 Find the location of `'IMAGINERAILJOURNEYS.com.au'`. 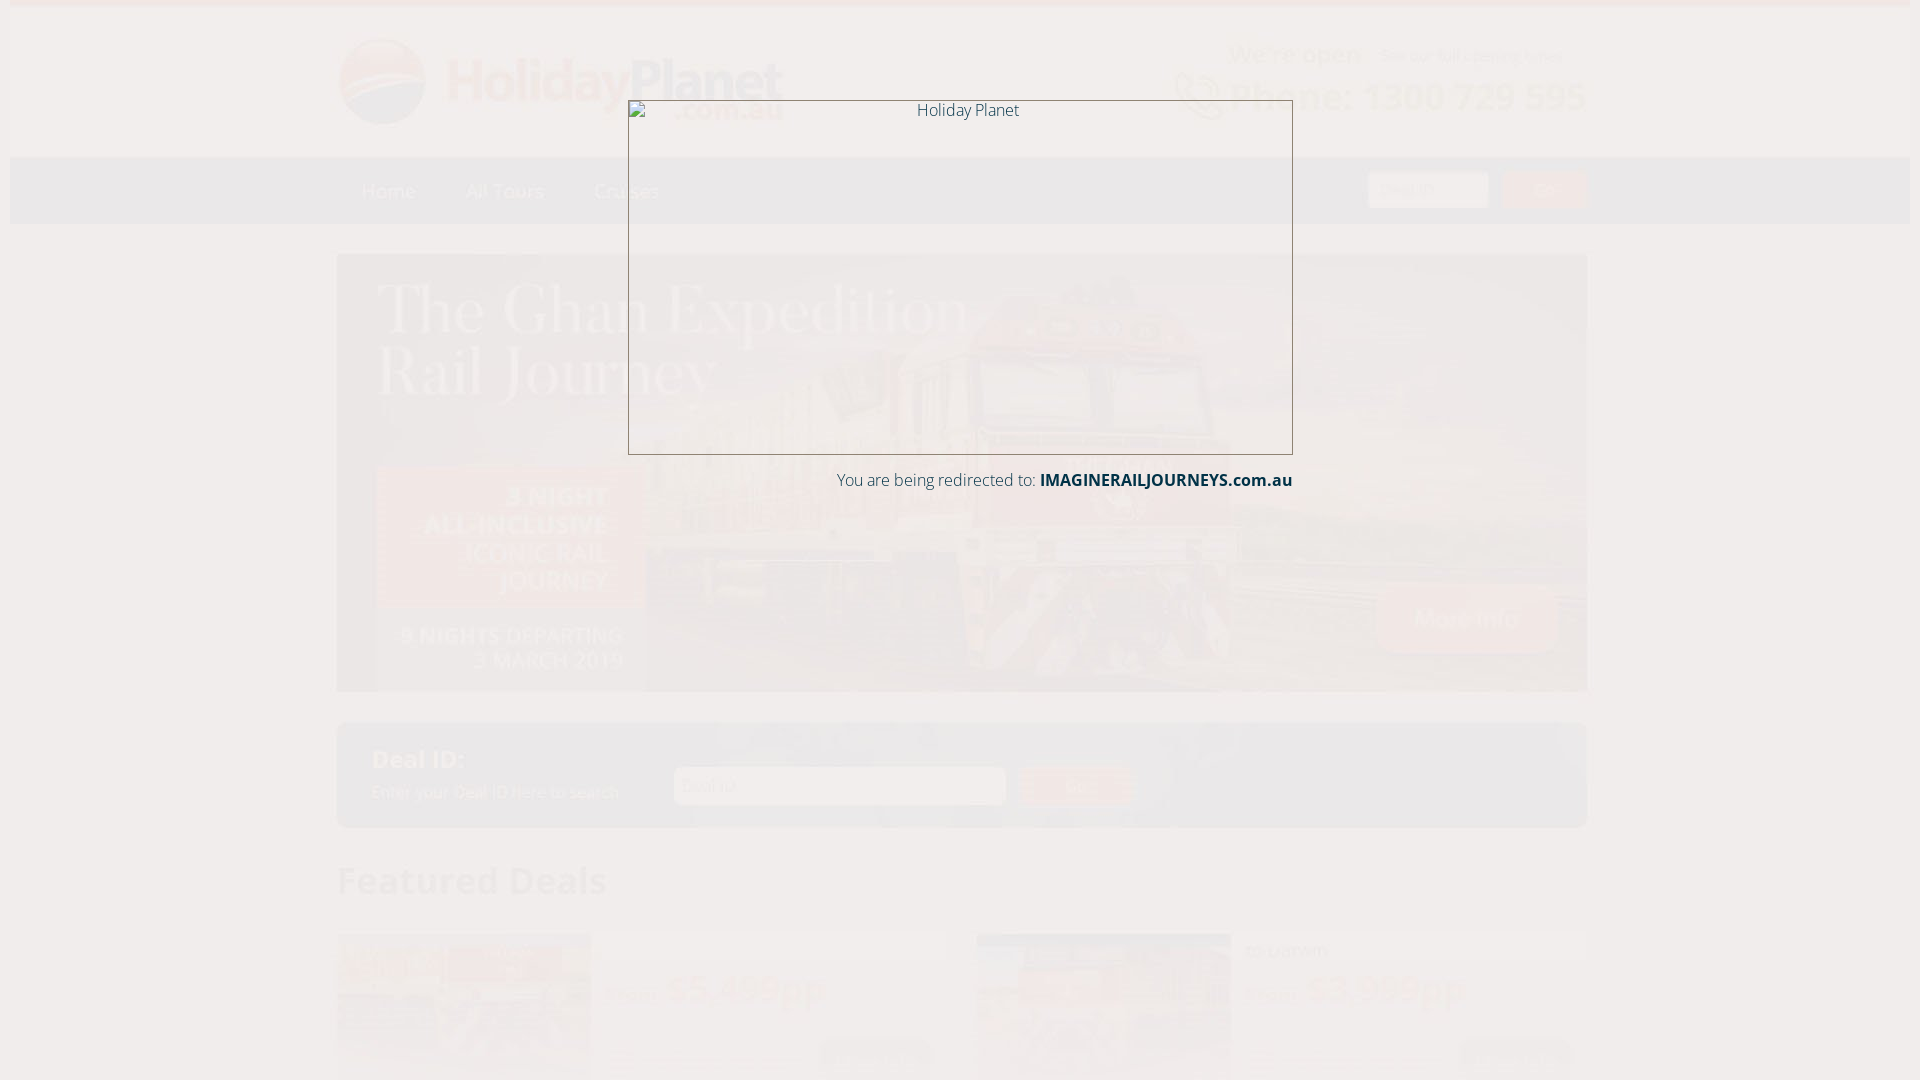

'IMAGINERAILJOURNEYS.com.au' is located at coordinates (1166, 479).